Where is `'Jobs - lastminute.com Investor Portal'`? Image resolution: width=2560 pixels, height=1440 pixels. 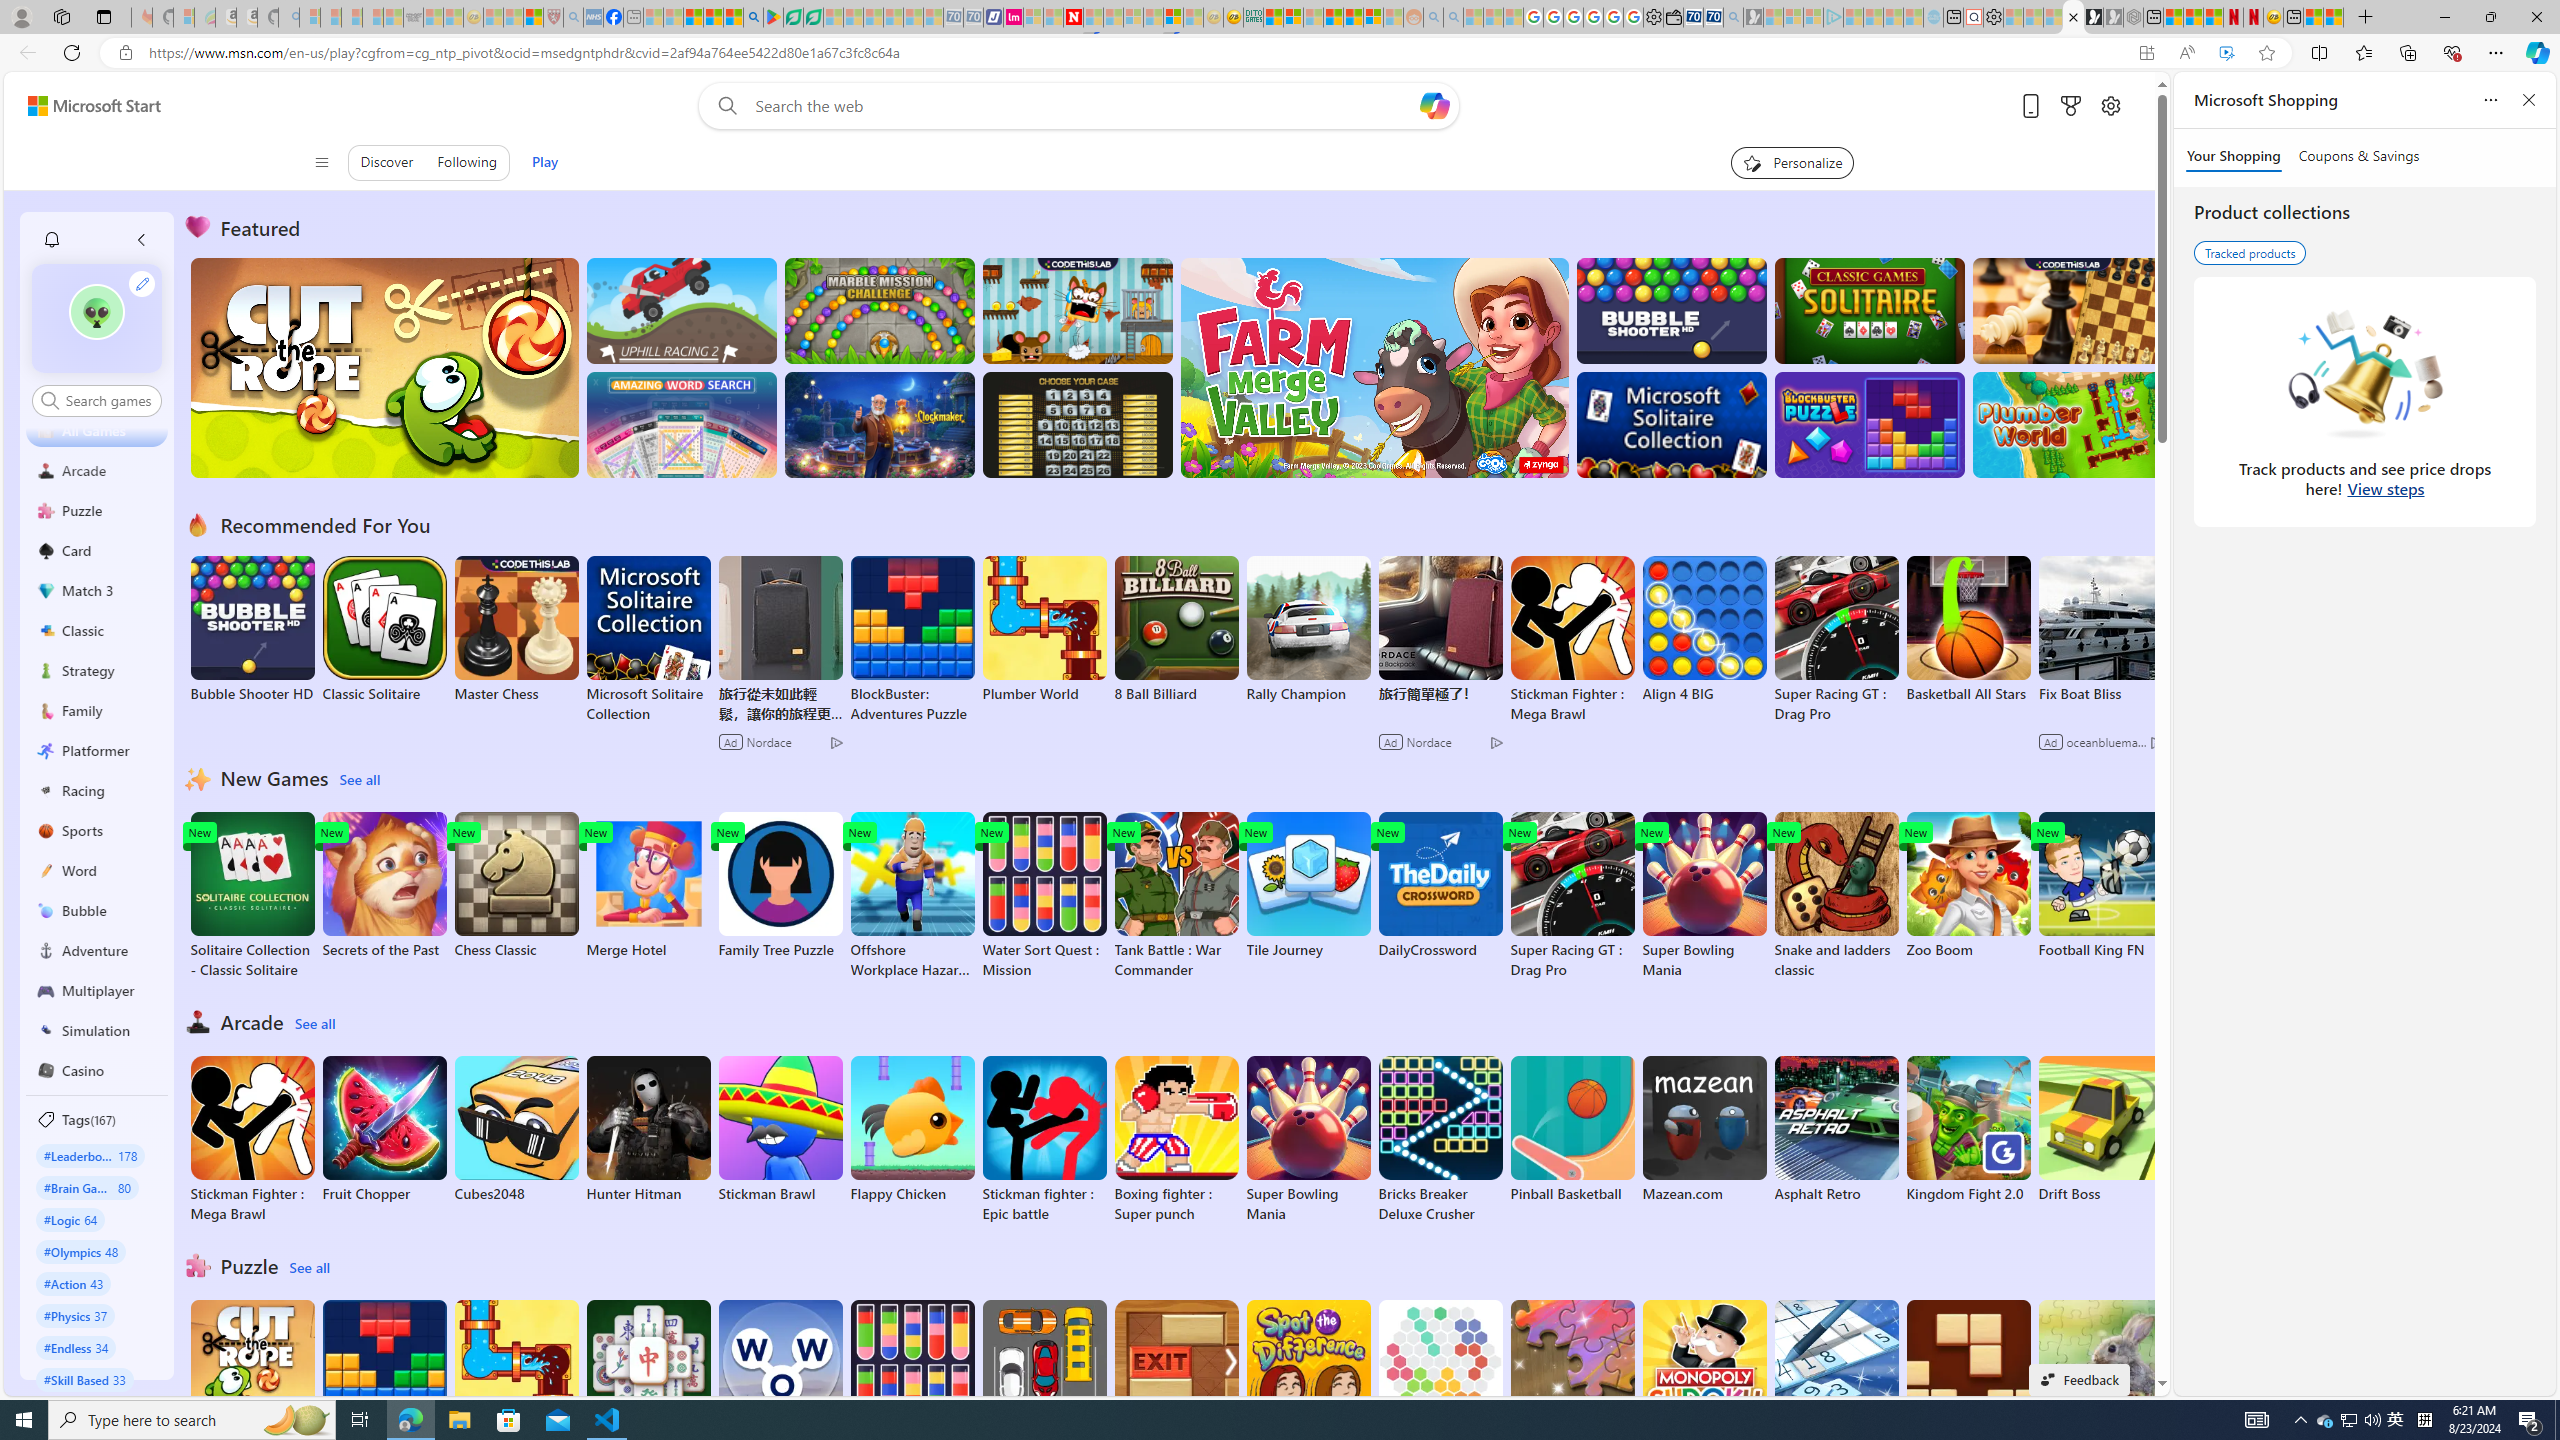 'Jobs - lastminute.com Investor Portal' is located at coordinates (1012, 16).